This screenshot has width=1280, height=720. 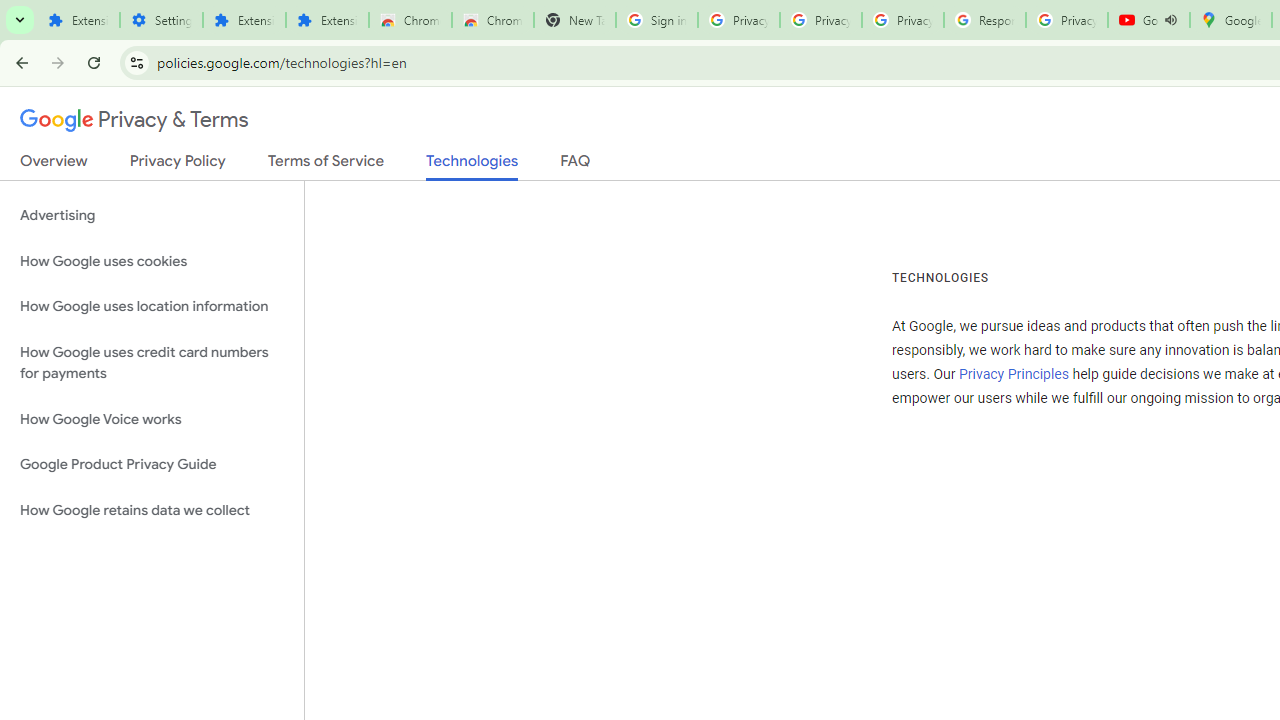 I want to click on 'Settings', so click(x=161, y=20).